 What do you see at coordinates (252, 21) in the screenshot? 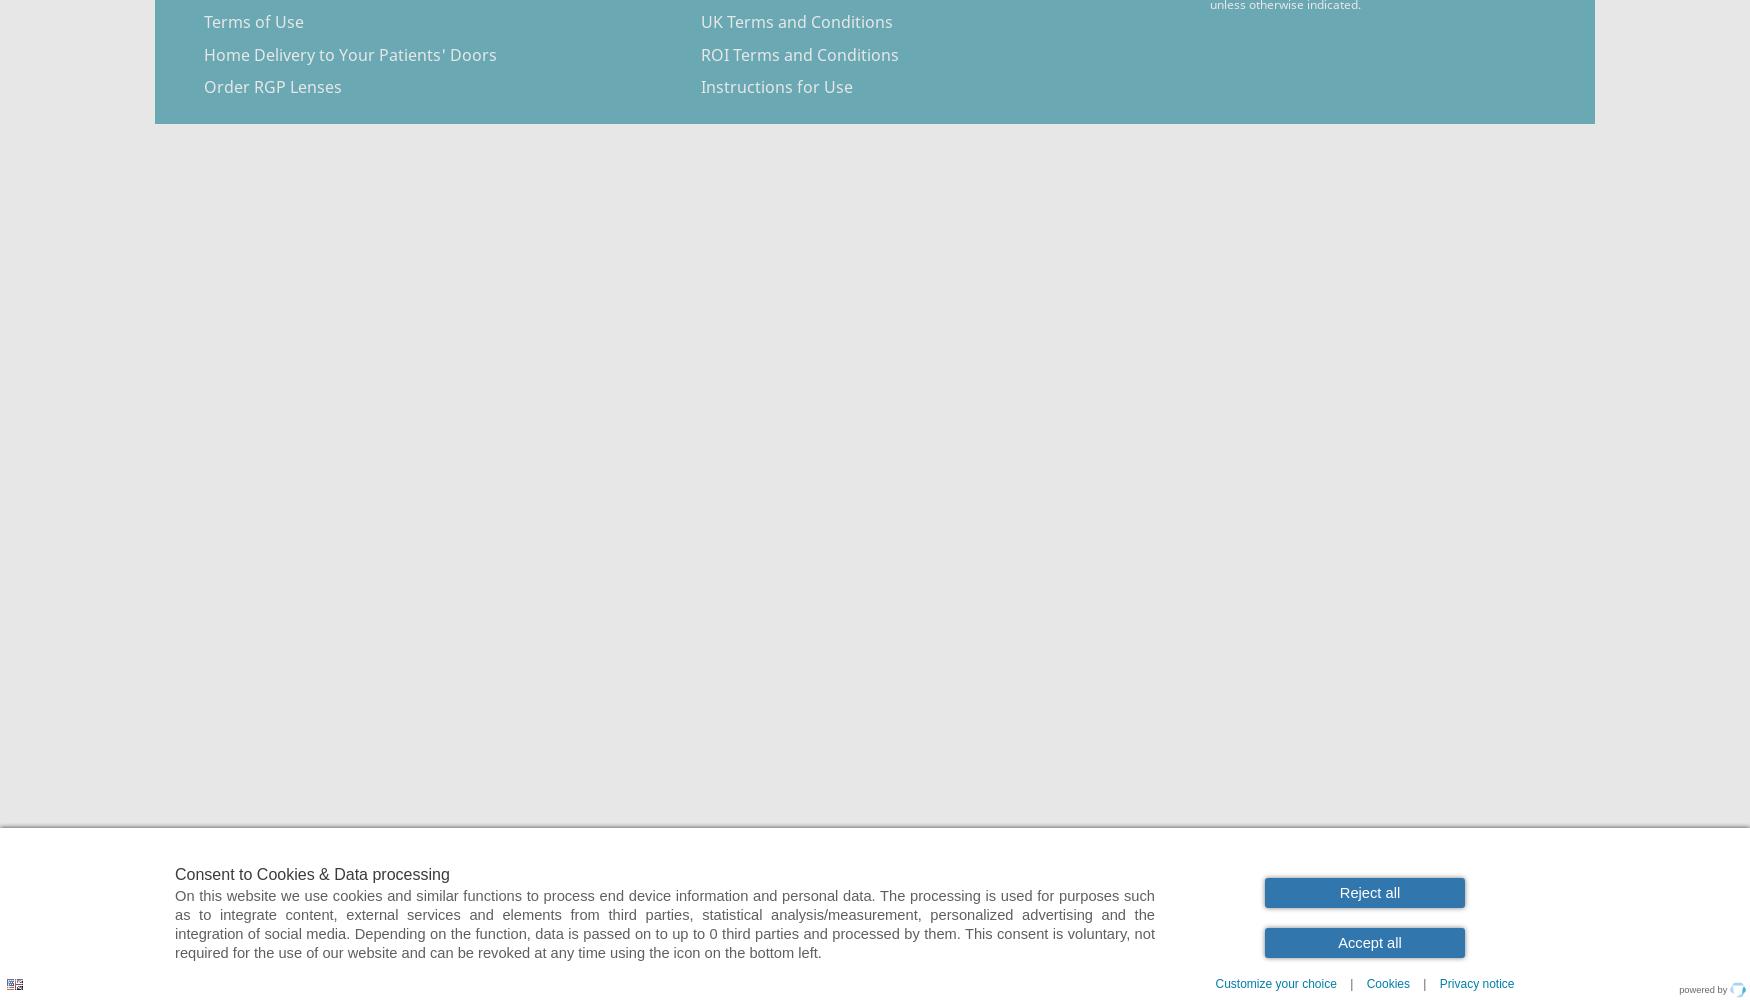
I see `'Terms of Use'` at bounding box center [252, 21].